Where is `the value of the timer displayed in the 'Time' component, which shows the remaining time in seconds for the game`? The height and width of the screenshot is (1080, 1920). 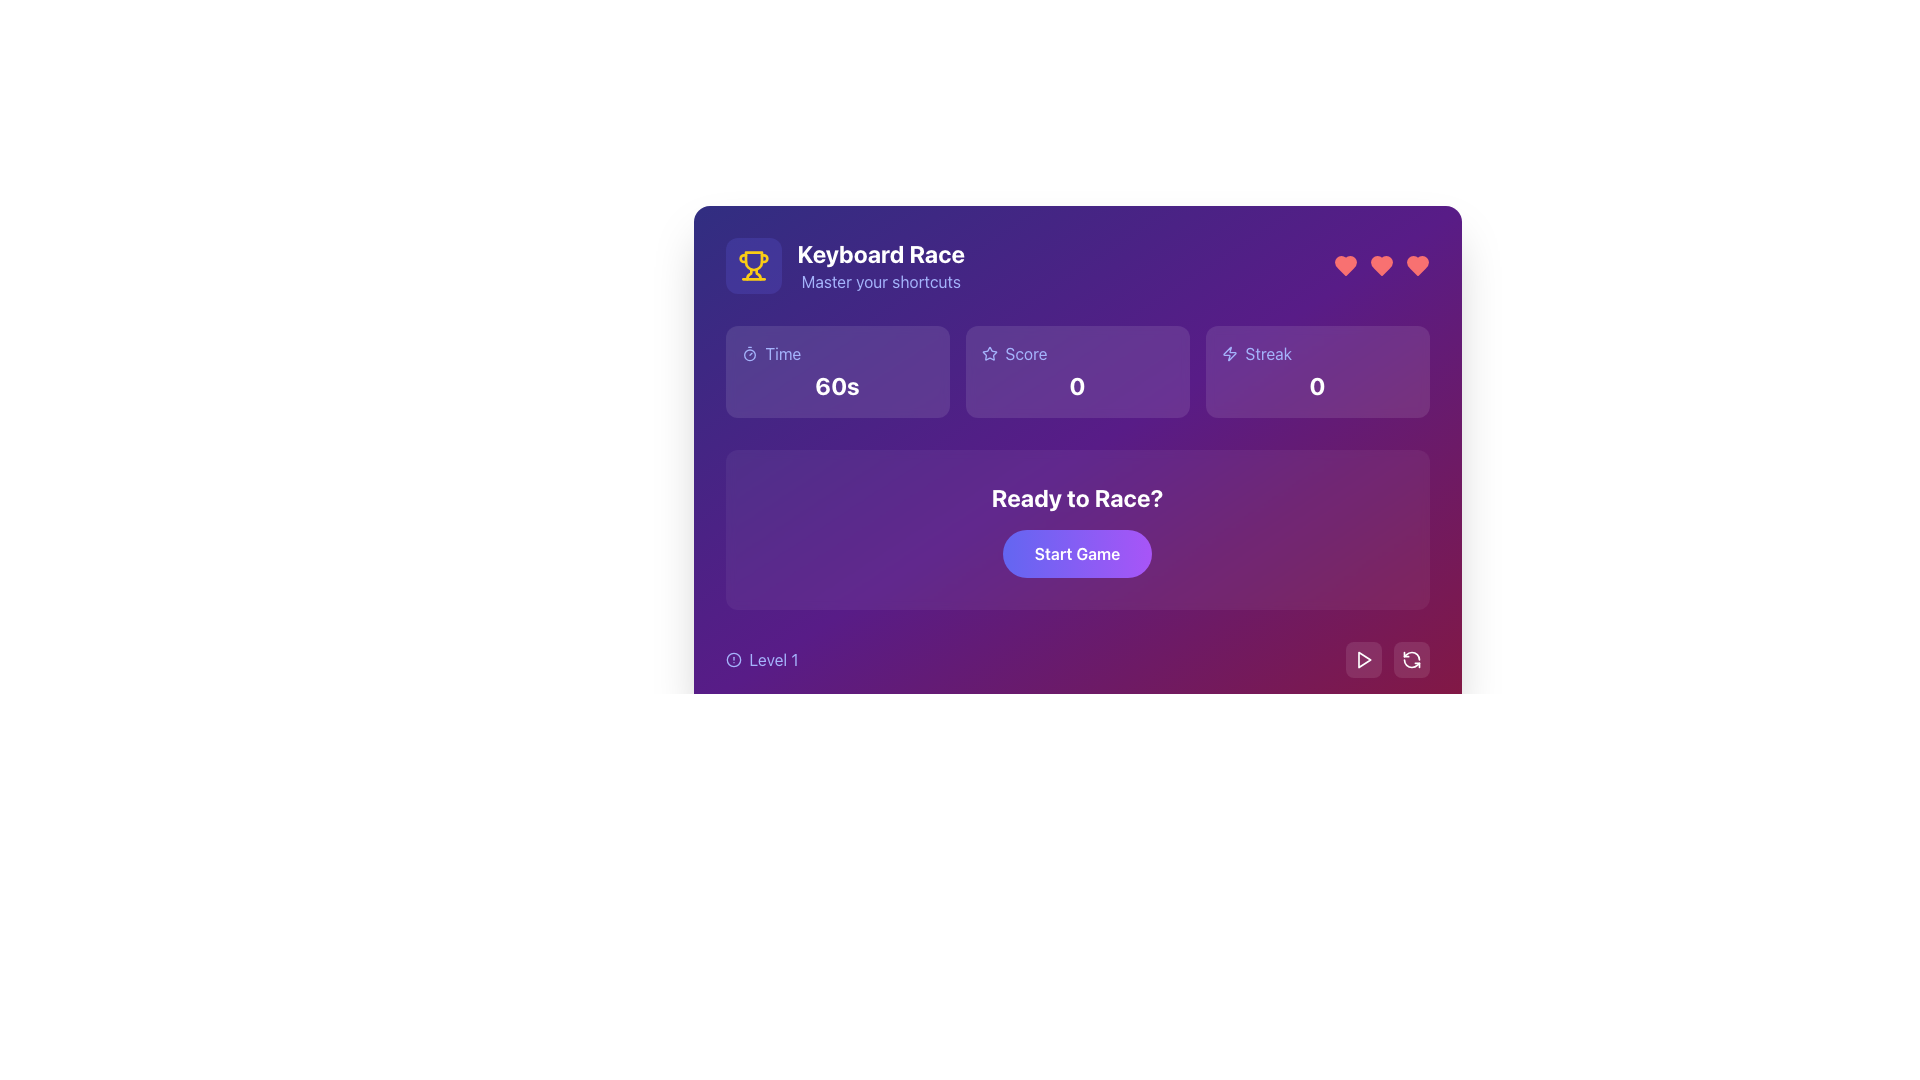
the value of the timer displayed in the 'Time' component, which shows the remaining time in seconds for the game is located at coordinates (837, 385).